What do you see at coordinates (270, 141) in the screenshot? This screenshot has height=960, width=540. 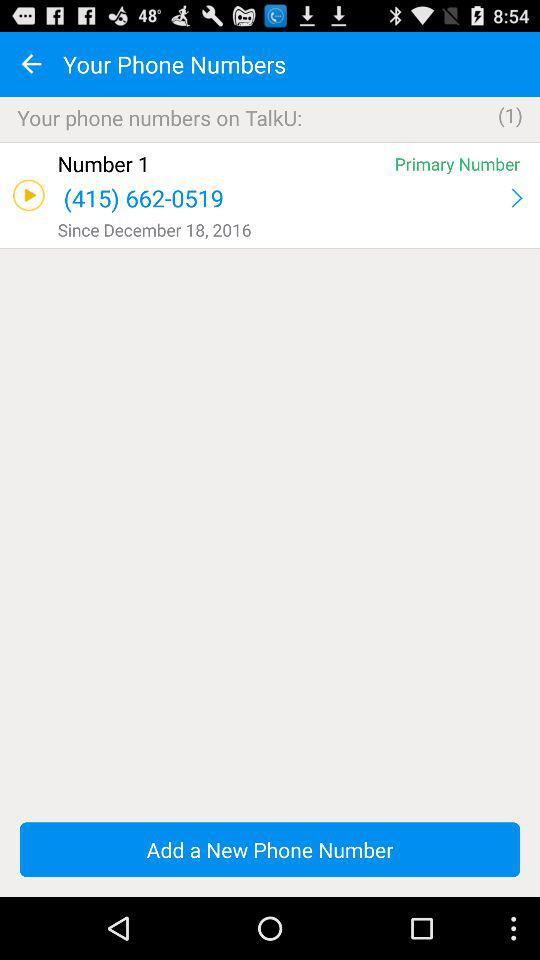 I see `the item below your phone numbers item` at bounding box center [270, 141].